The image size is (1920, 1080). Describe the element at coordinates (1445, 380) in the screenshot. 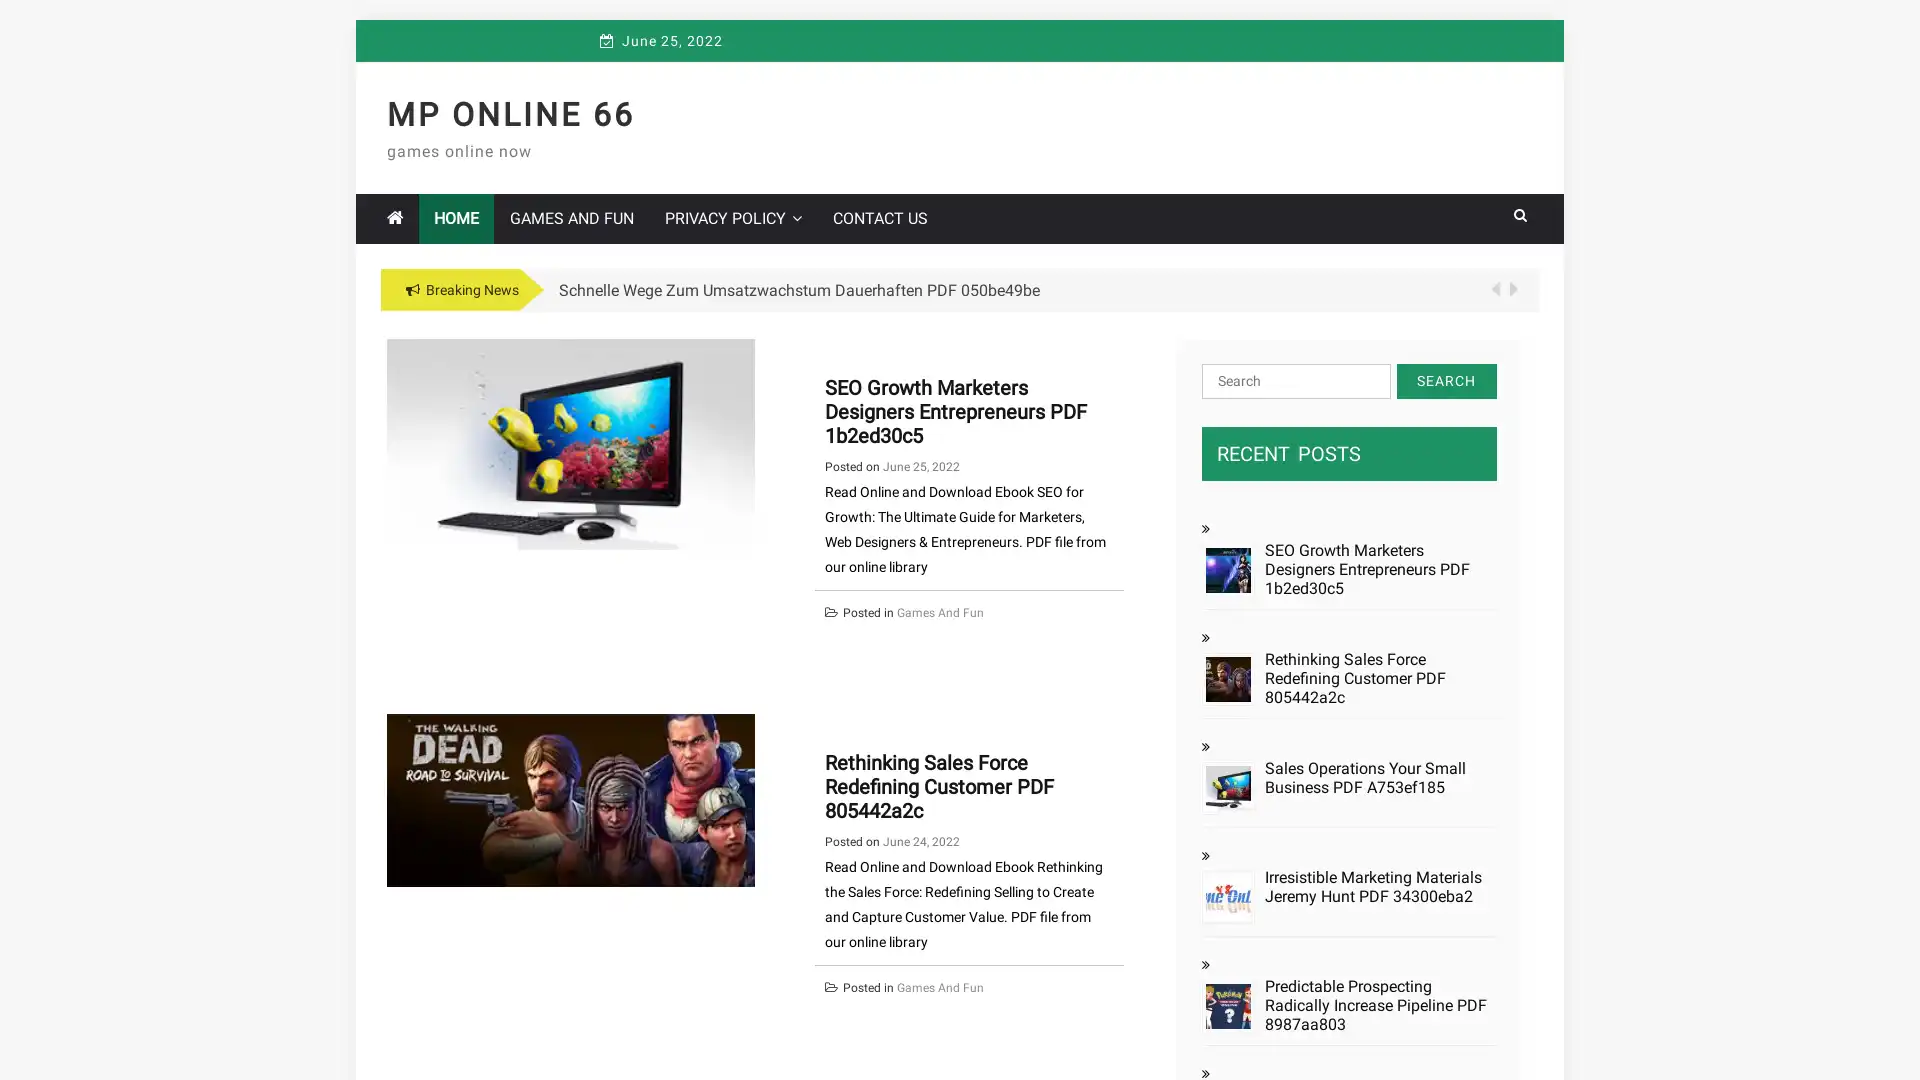

I see `Search` at that location.